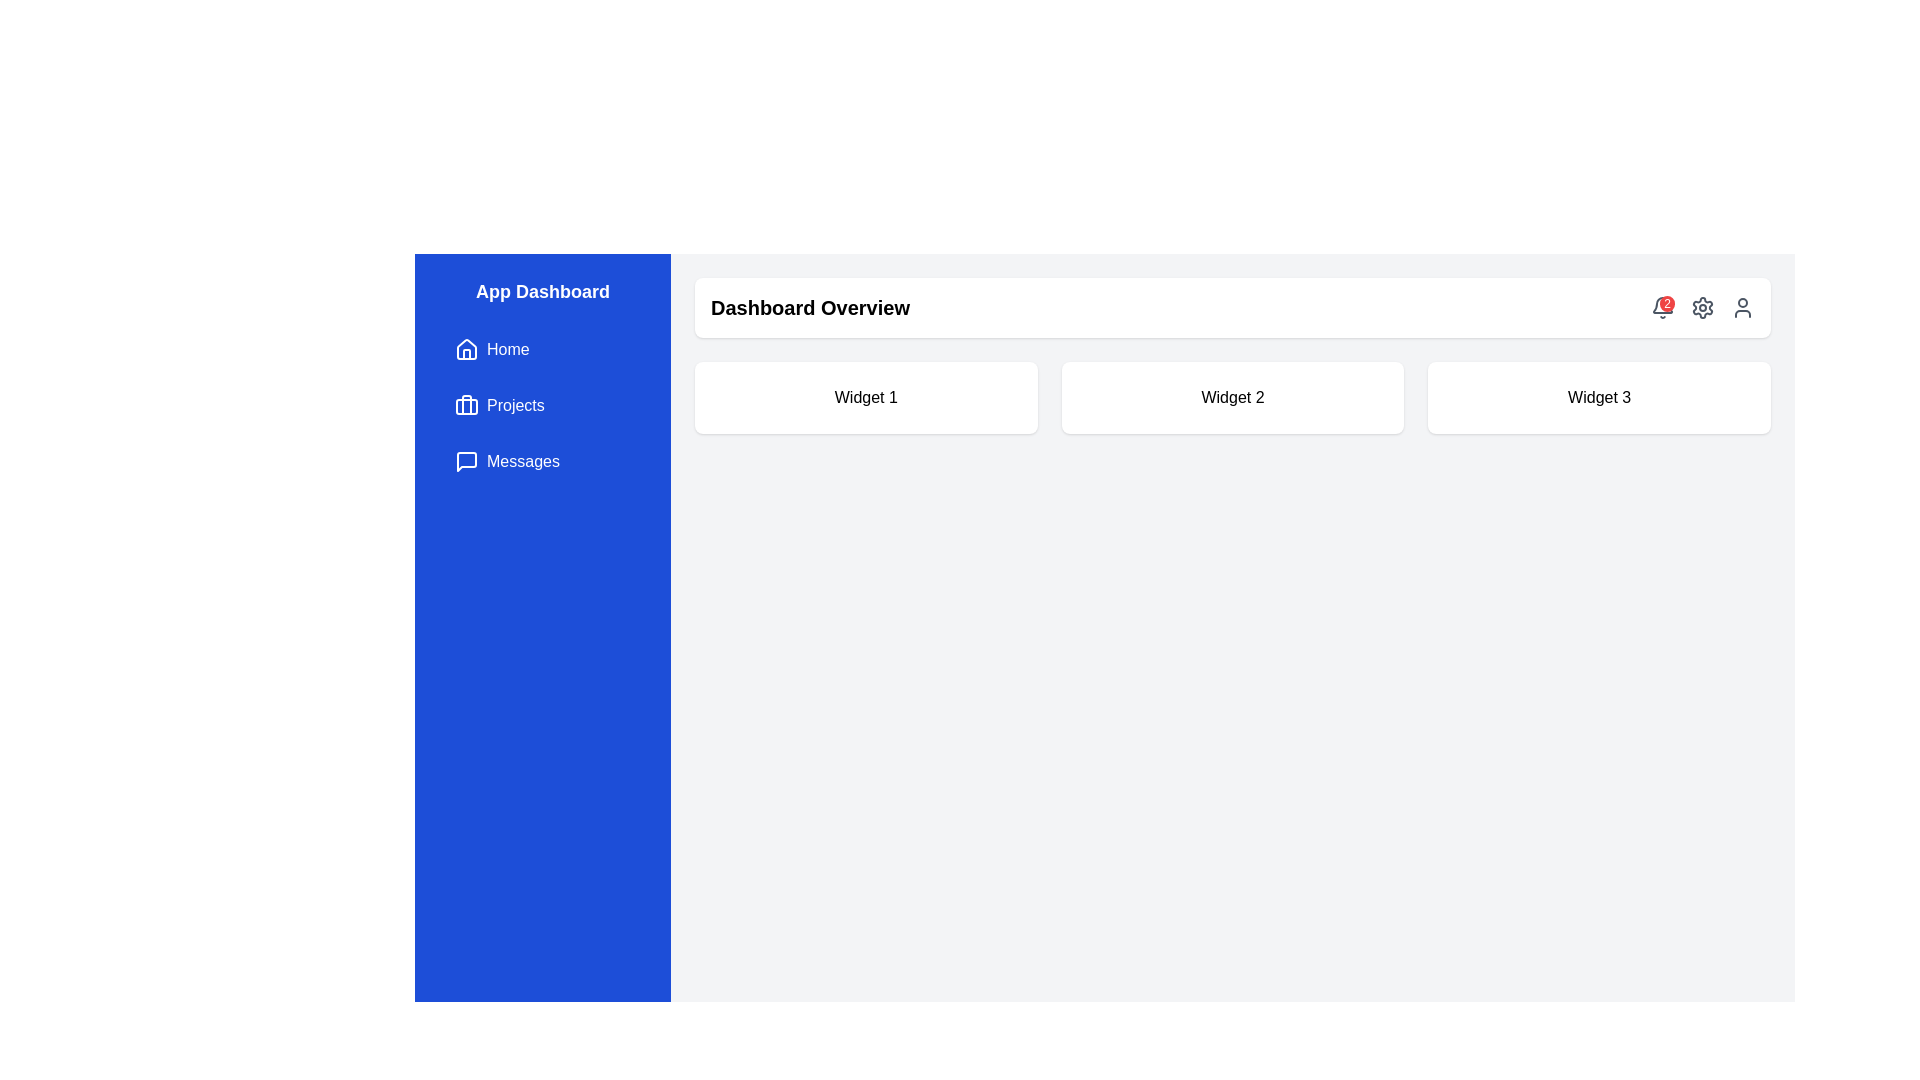  Describe the element at coordinates (465, 347) in the screenshot. I see `the house icon in the vertical navigation bar` at that location.